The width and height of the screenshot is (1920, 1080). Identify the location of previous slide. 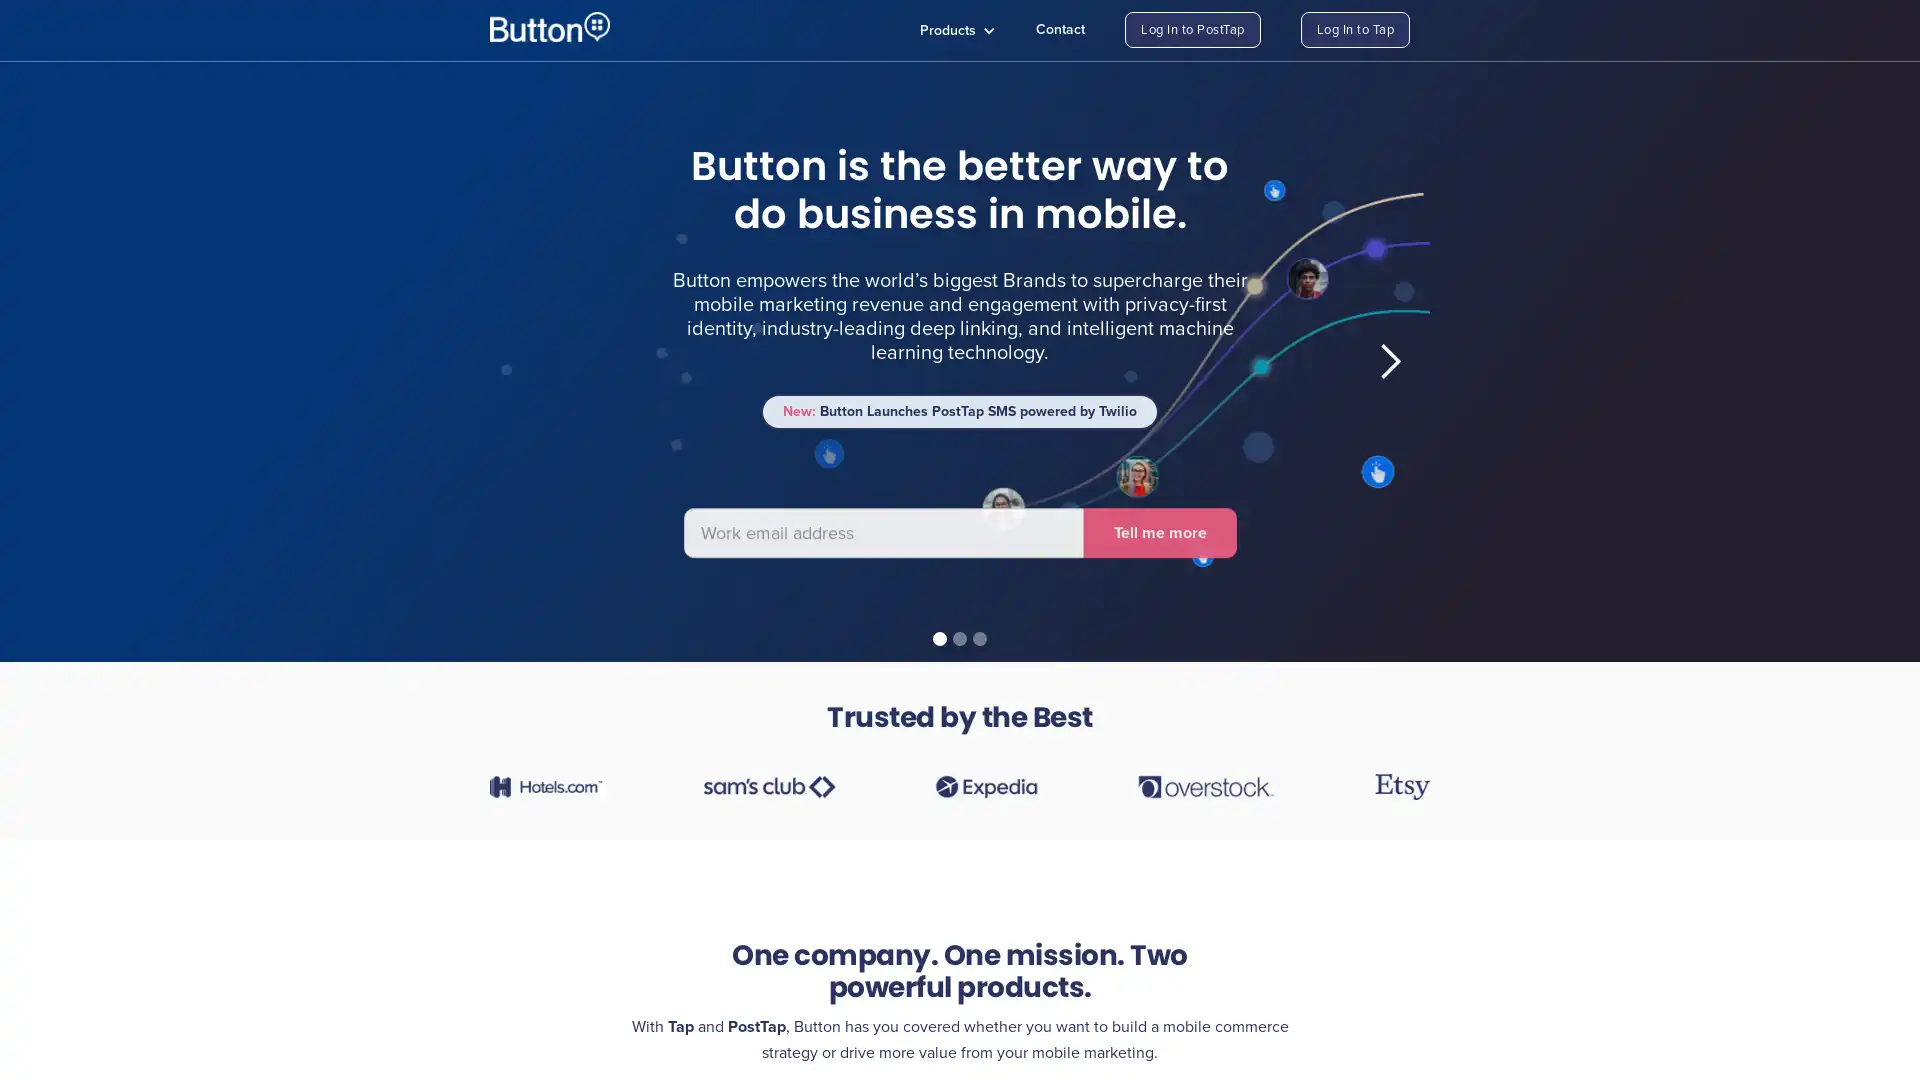
(529, 362).